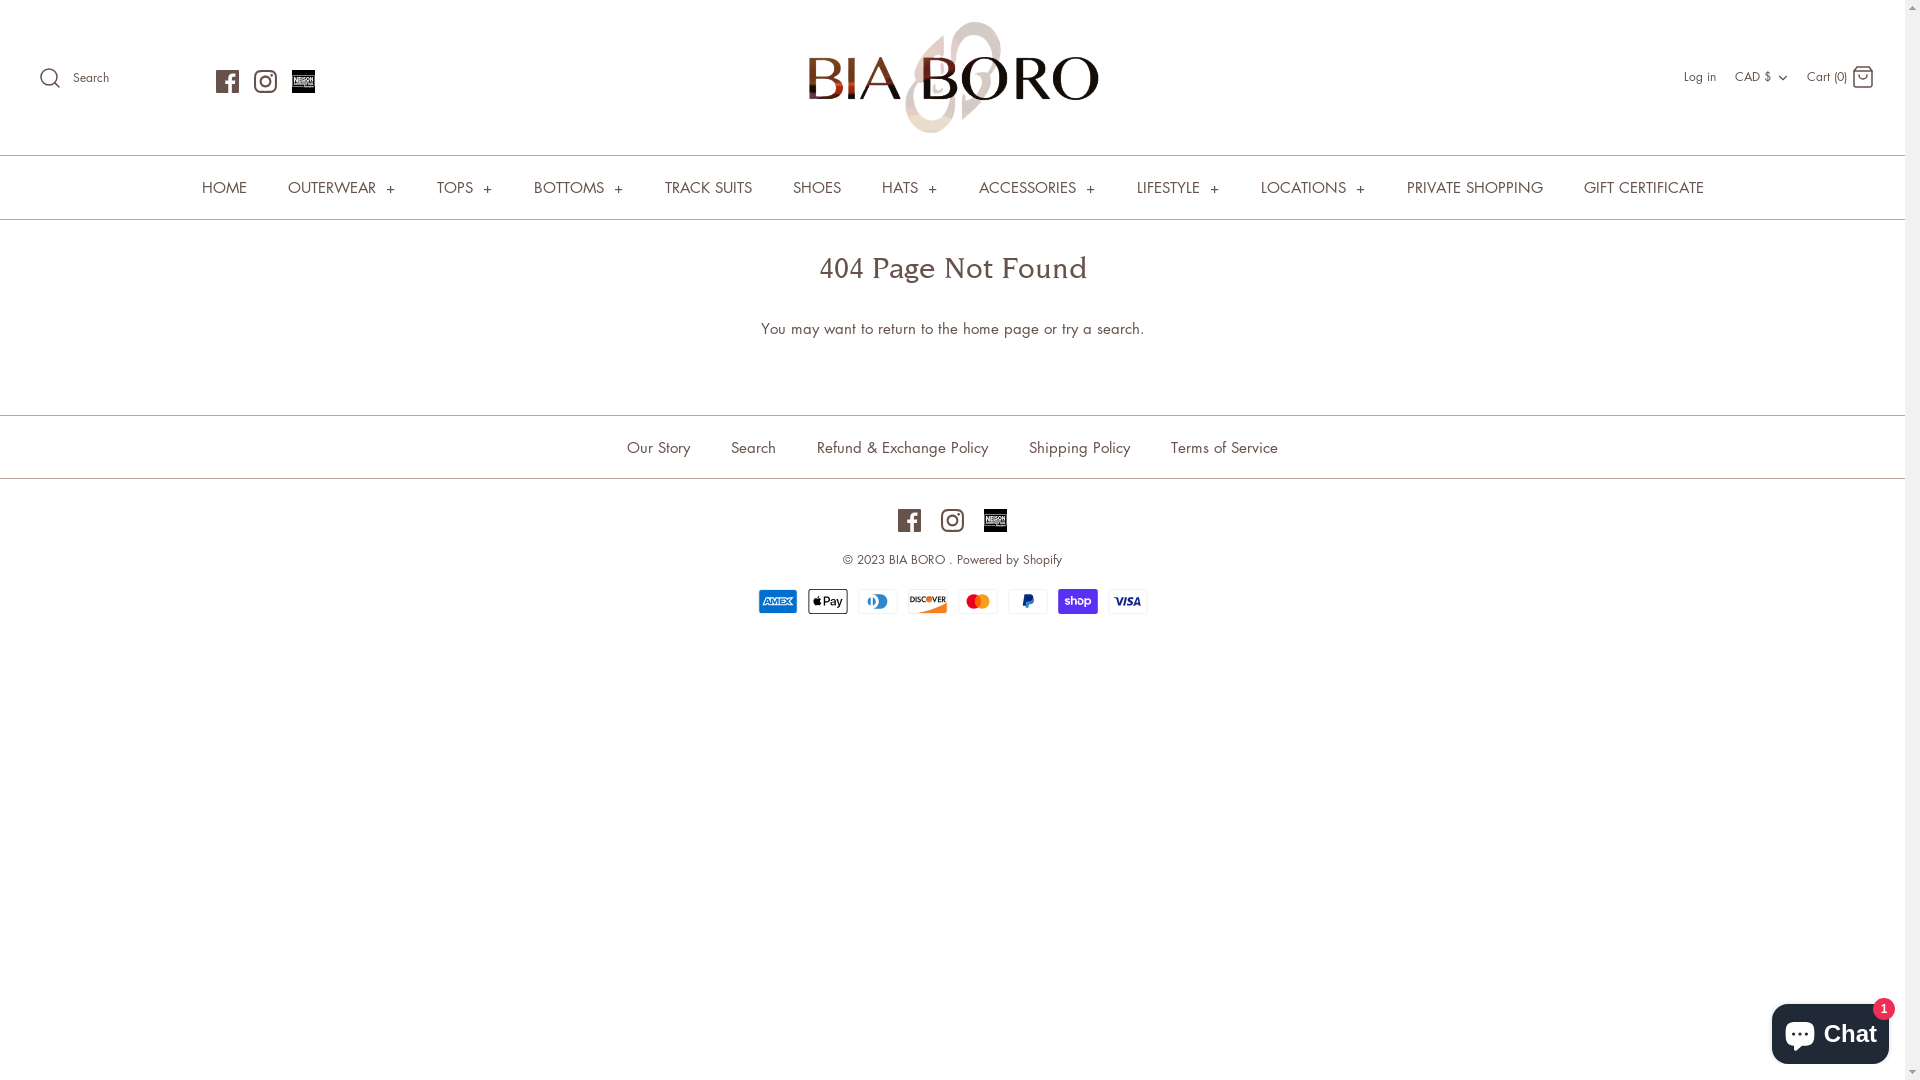  What do you see at coordinates (658, 446) in the screenshot?
I see `'Our Story'` at bounding box center [658, 446].